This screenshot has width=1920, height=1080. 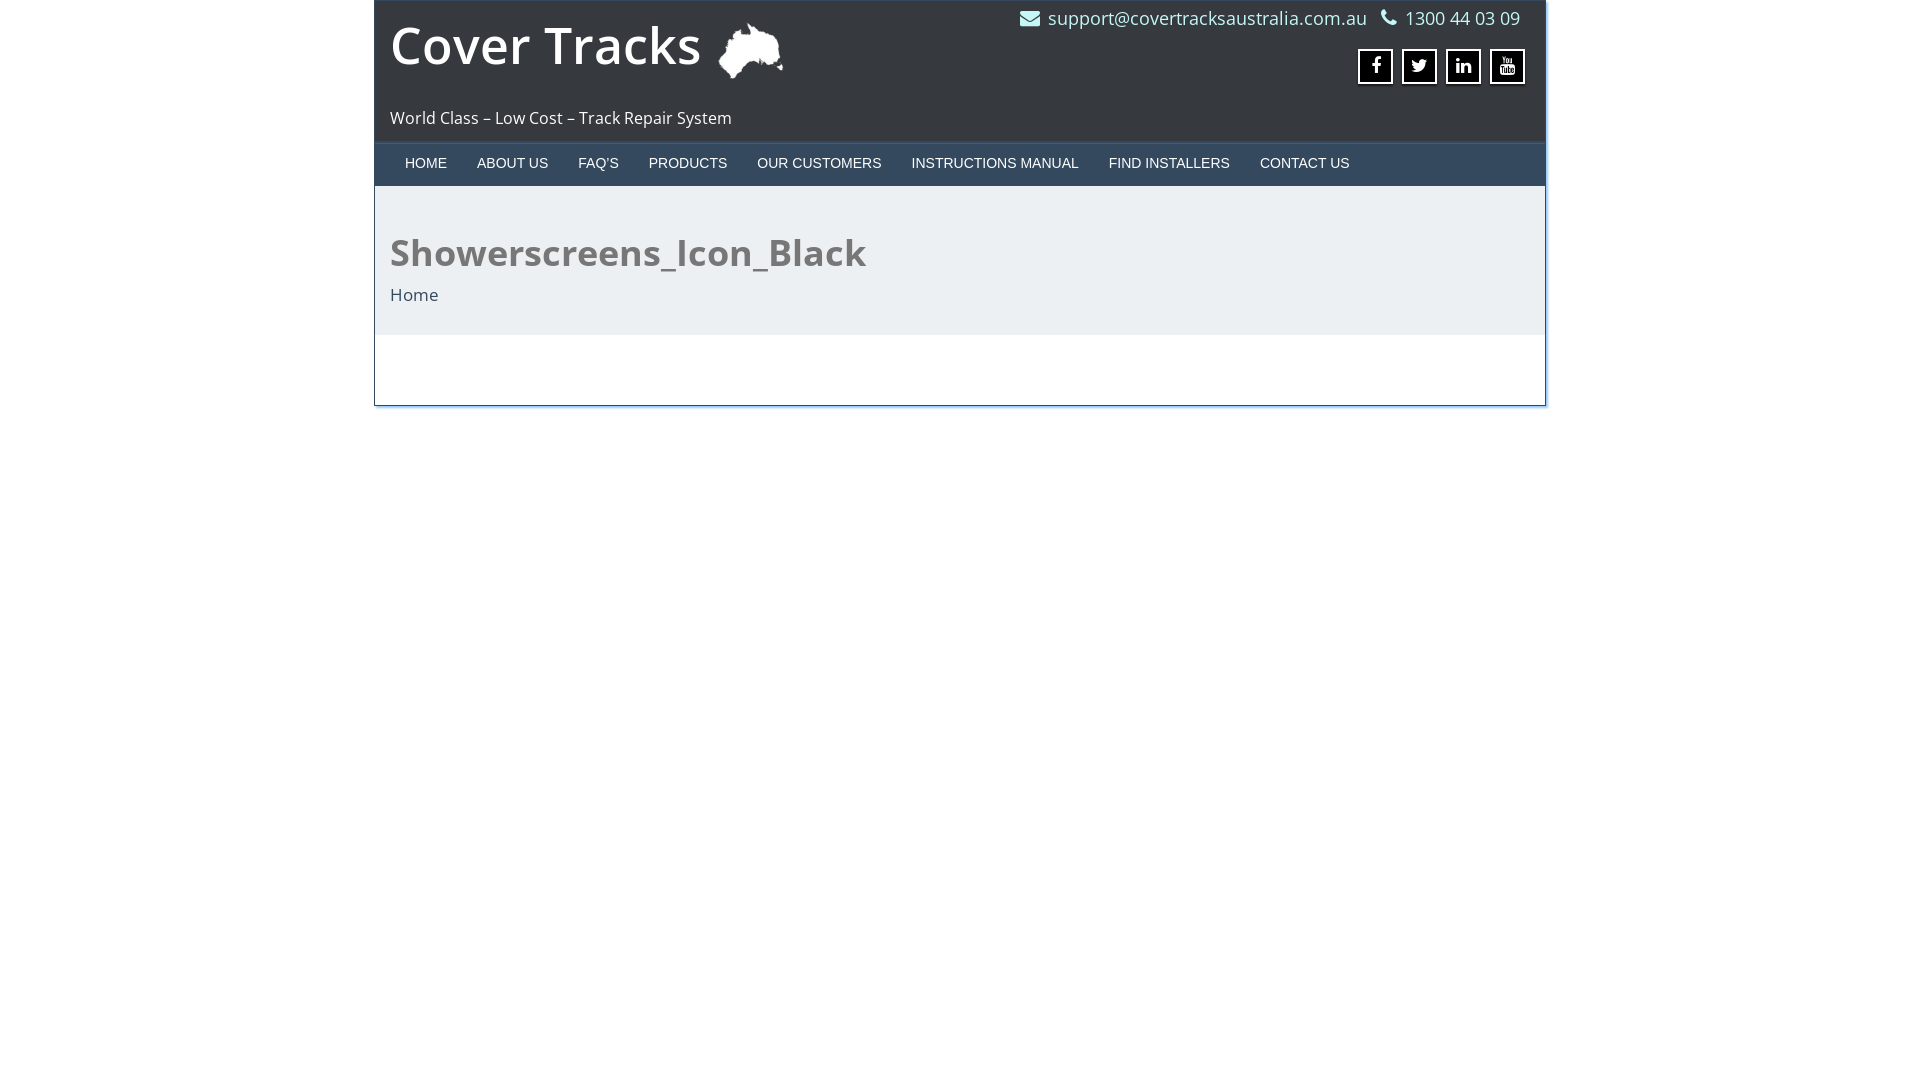 I want to click on 'Linkedin', so click(x=1463, y=65).